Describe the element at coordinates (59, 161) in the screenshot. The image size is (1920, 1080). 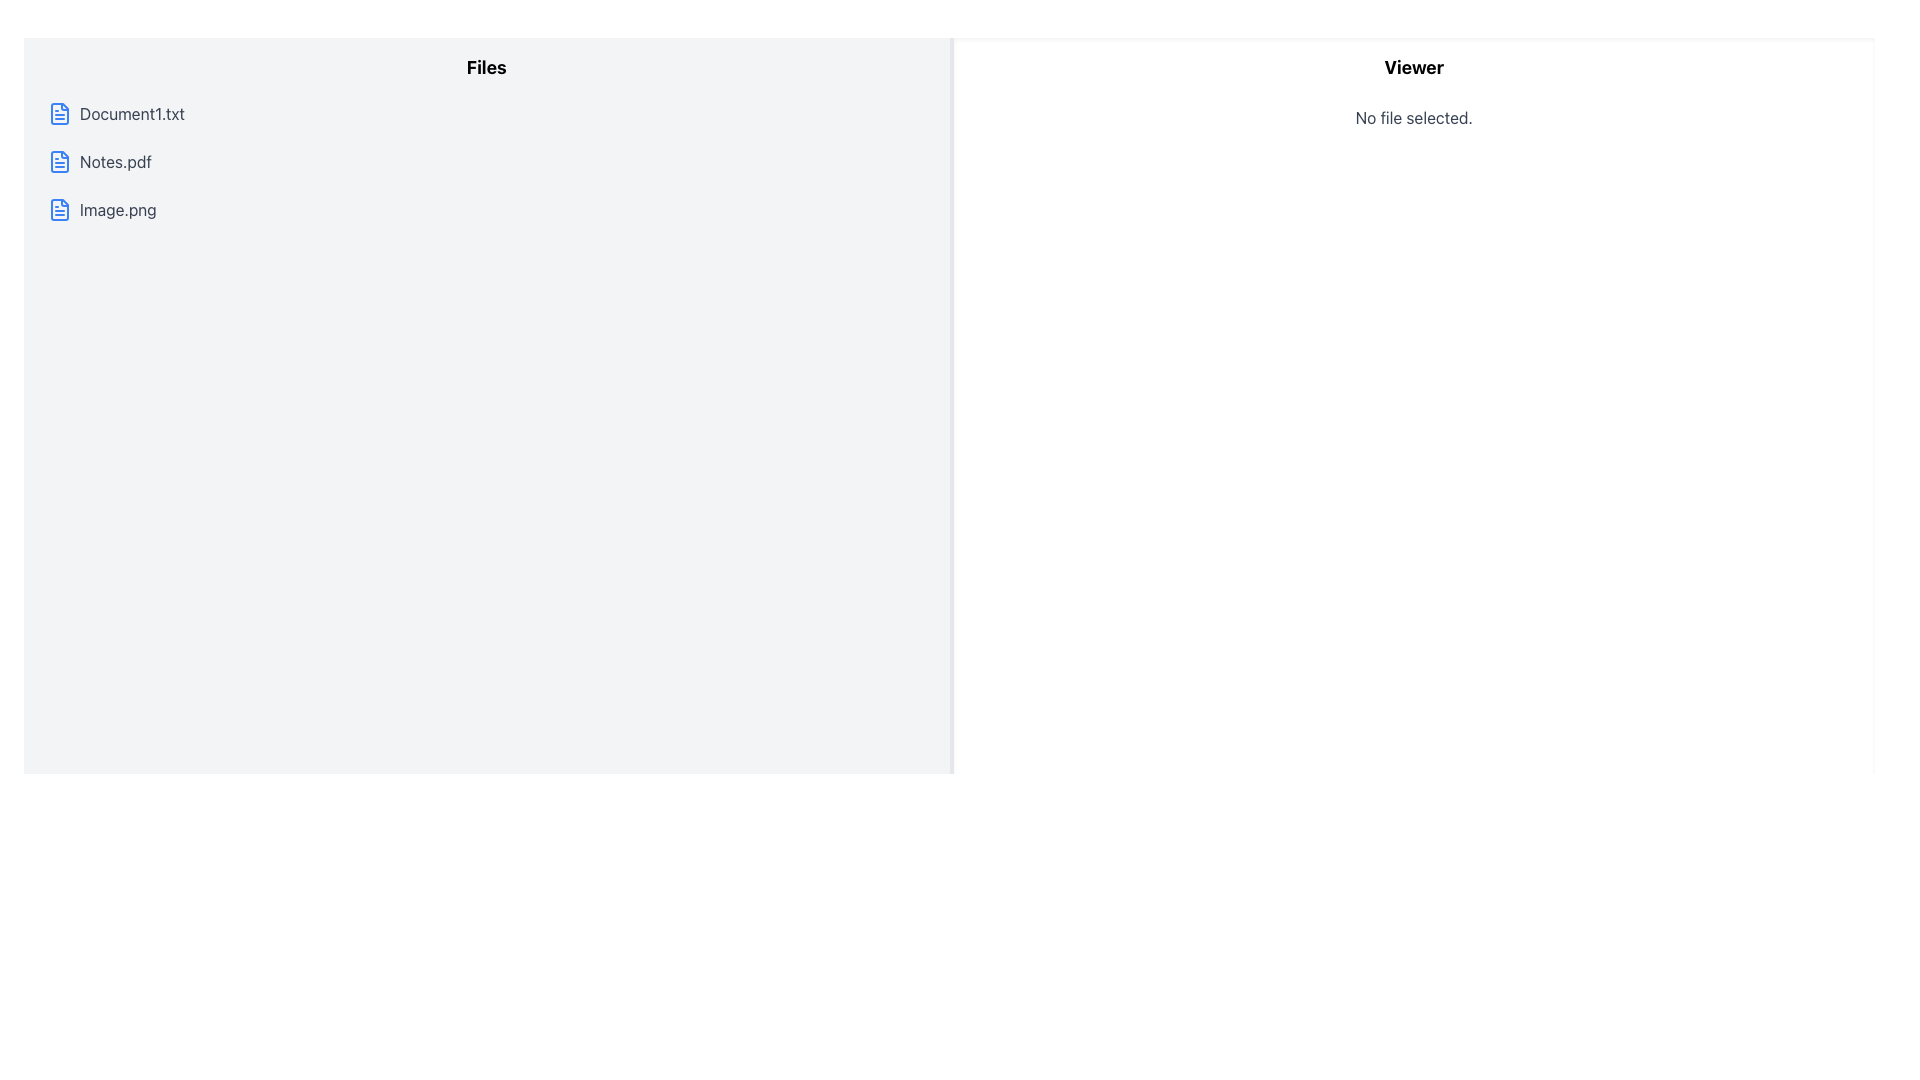
I see `the small document icon with a blue outline located to the left of the text 'Notes.pdf' in the left-hand list of files` at that location.